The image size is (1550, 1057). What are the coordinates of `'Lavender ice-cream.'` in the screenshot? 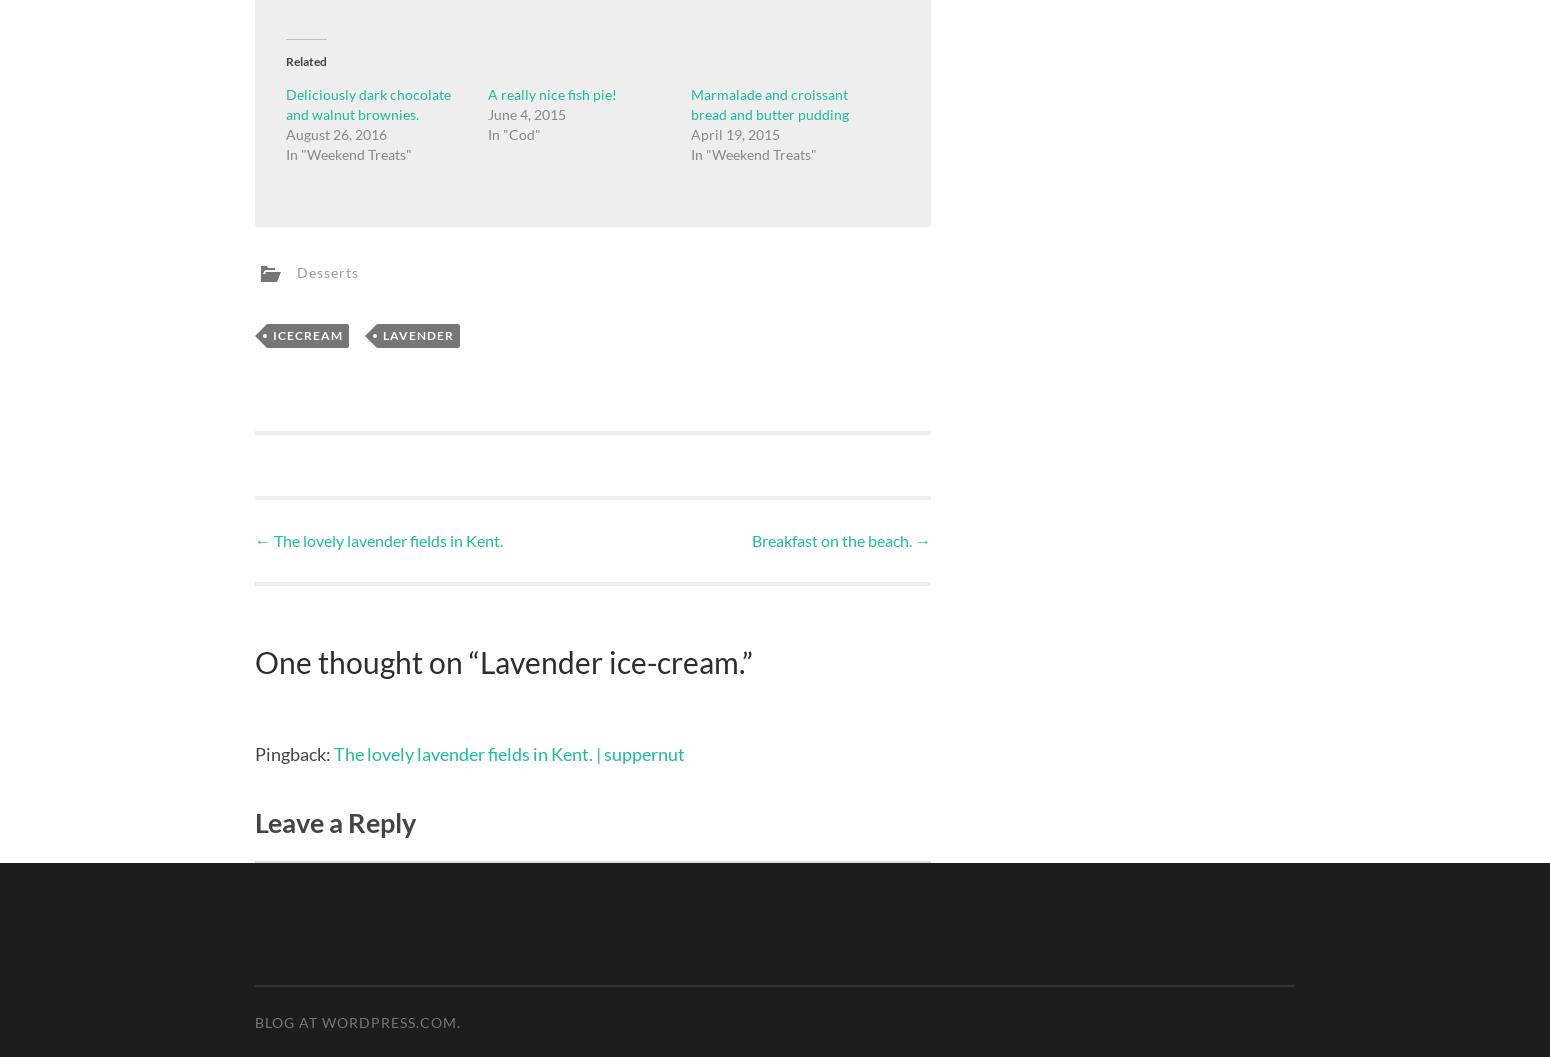 It's located at (611, 661).